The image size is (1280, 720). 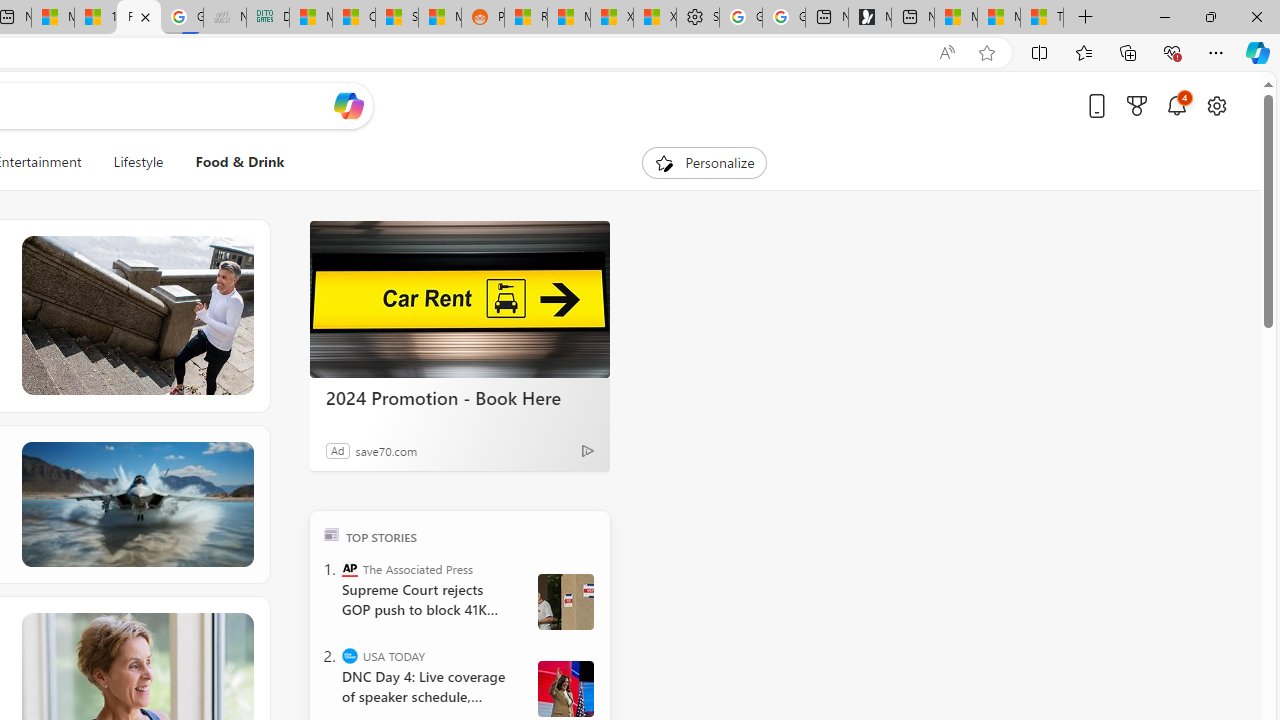 What do you see at coordinates (240, 162) in the screenshot?
I see `'Food & Drink'` at bounding box center [240, 162].